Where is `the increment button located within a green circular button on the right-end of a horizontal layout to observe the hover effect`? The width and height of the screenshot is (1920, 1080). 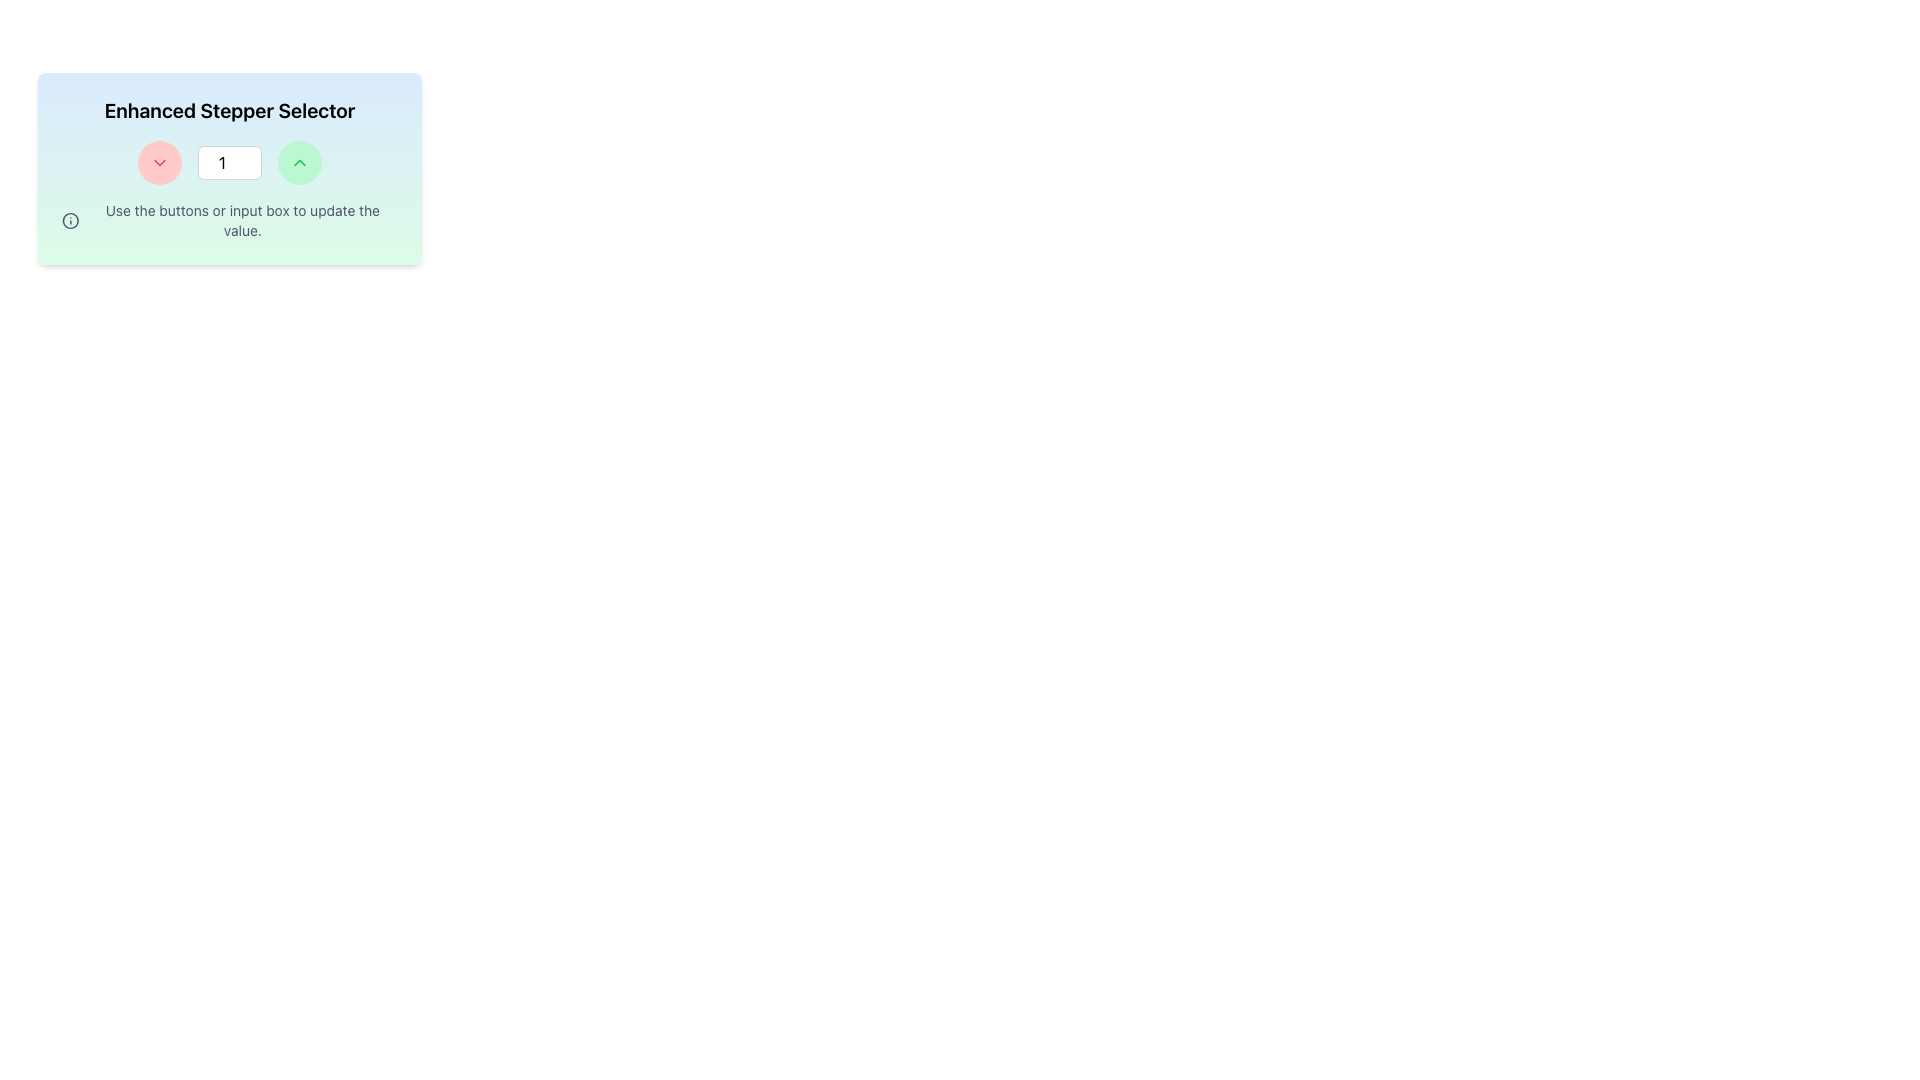 the increment button located within a green circular button on the right-end of a horizontal layout to observe the hover effect is located at coordinates (298, 161).